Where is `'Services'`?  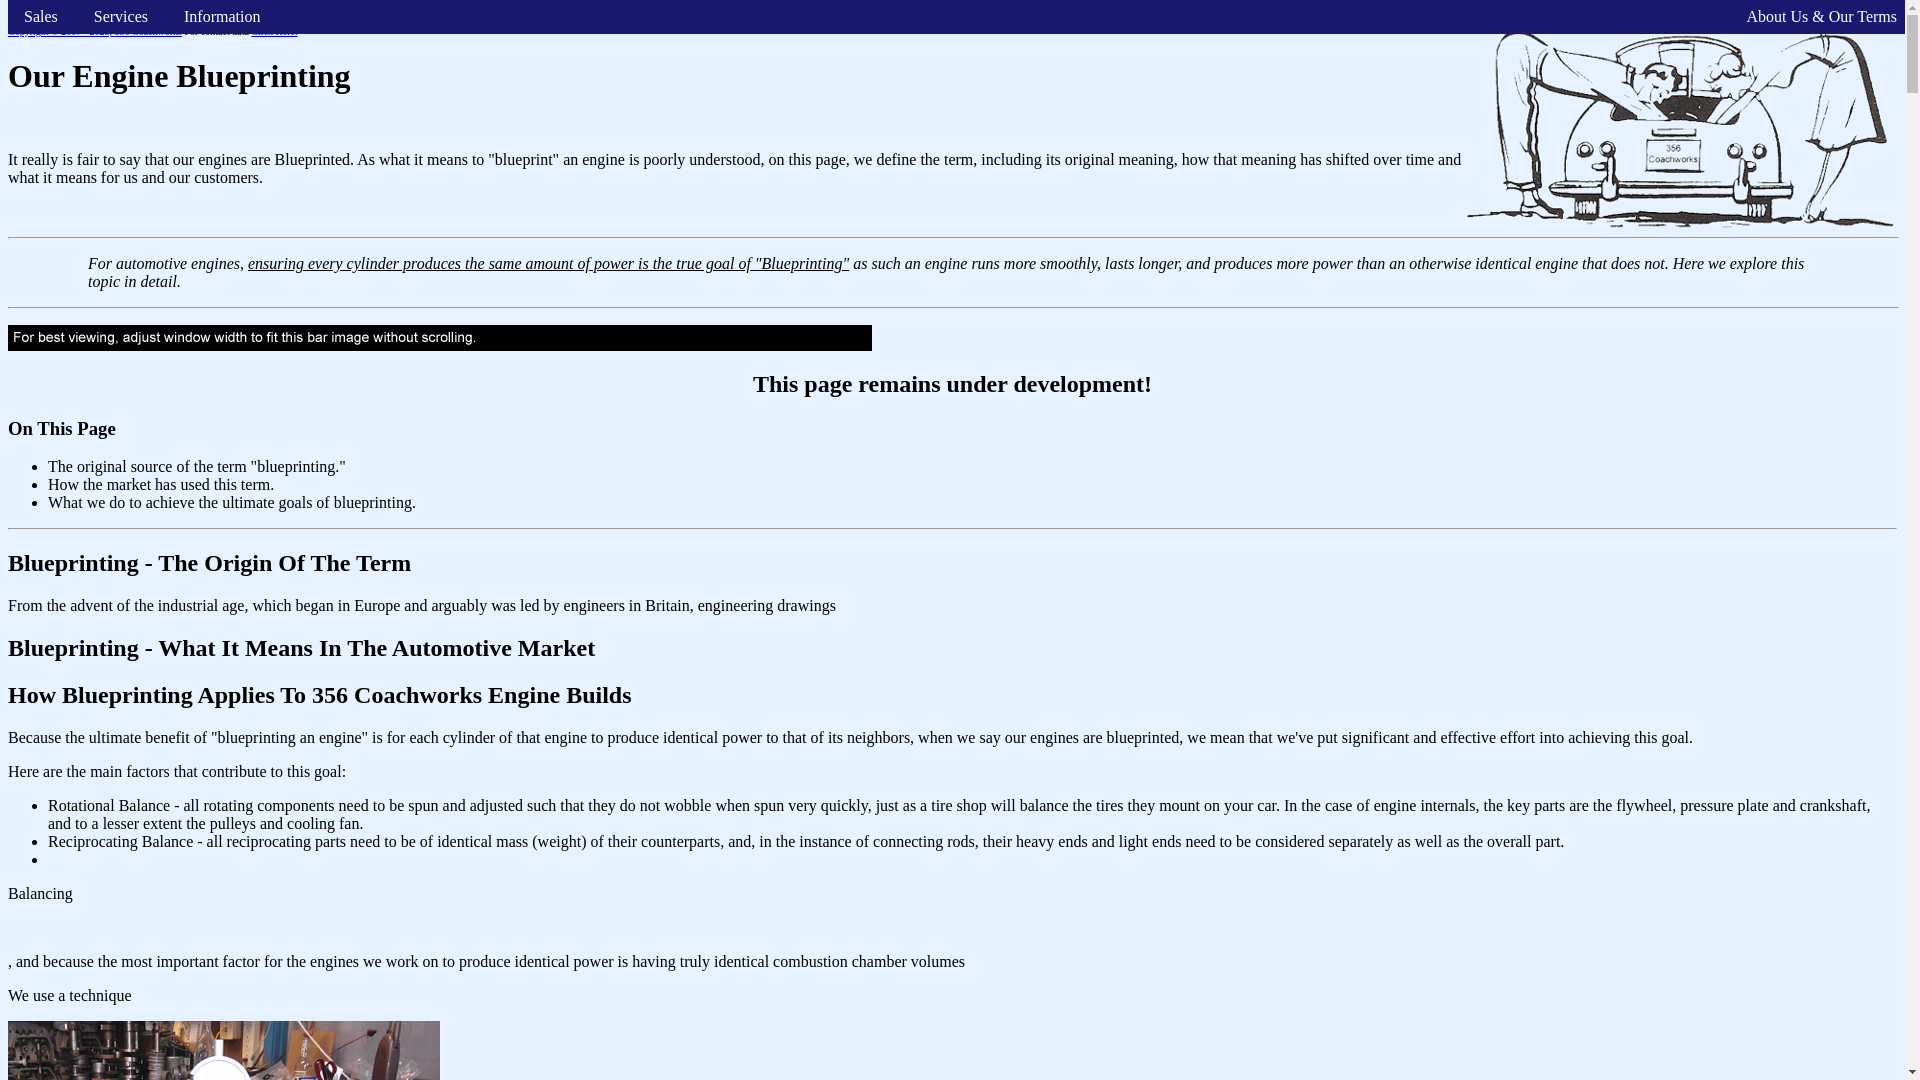 'Services' is located at coordinates (119, 16).